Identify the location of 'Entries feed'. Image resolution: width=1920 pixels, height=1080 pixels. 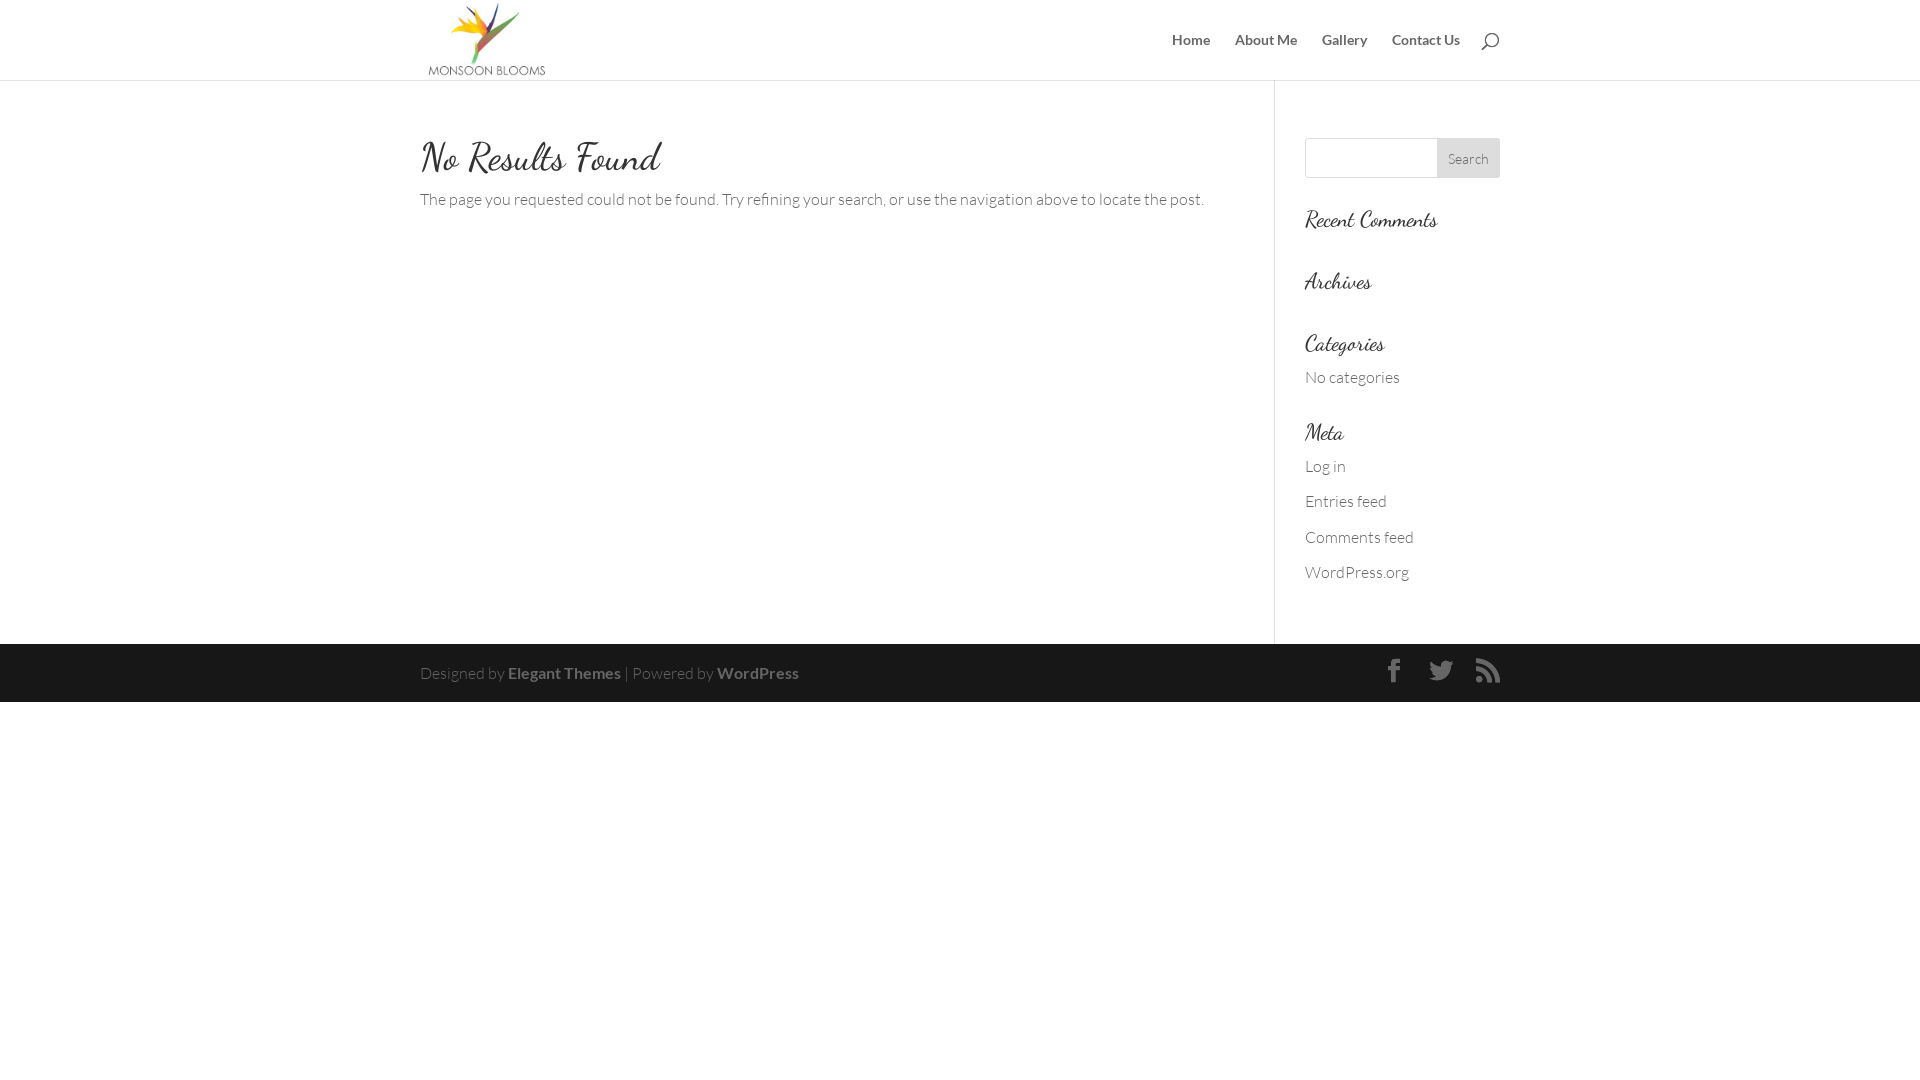
(1345, 500).